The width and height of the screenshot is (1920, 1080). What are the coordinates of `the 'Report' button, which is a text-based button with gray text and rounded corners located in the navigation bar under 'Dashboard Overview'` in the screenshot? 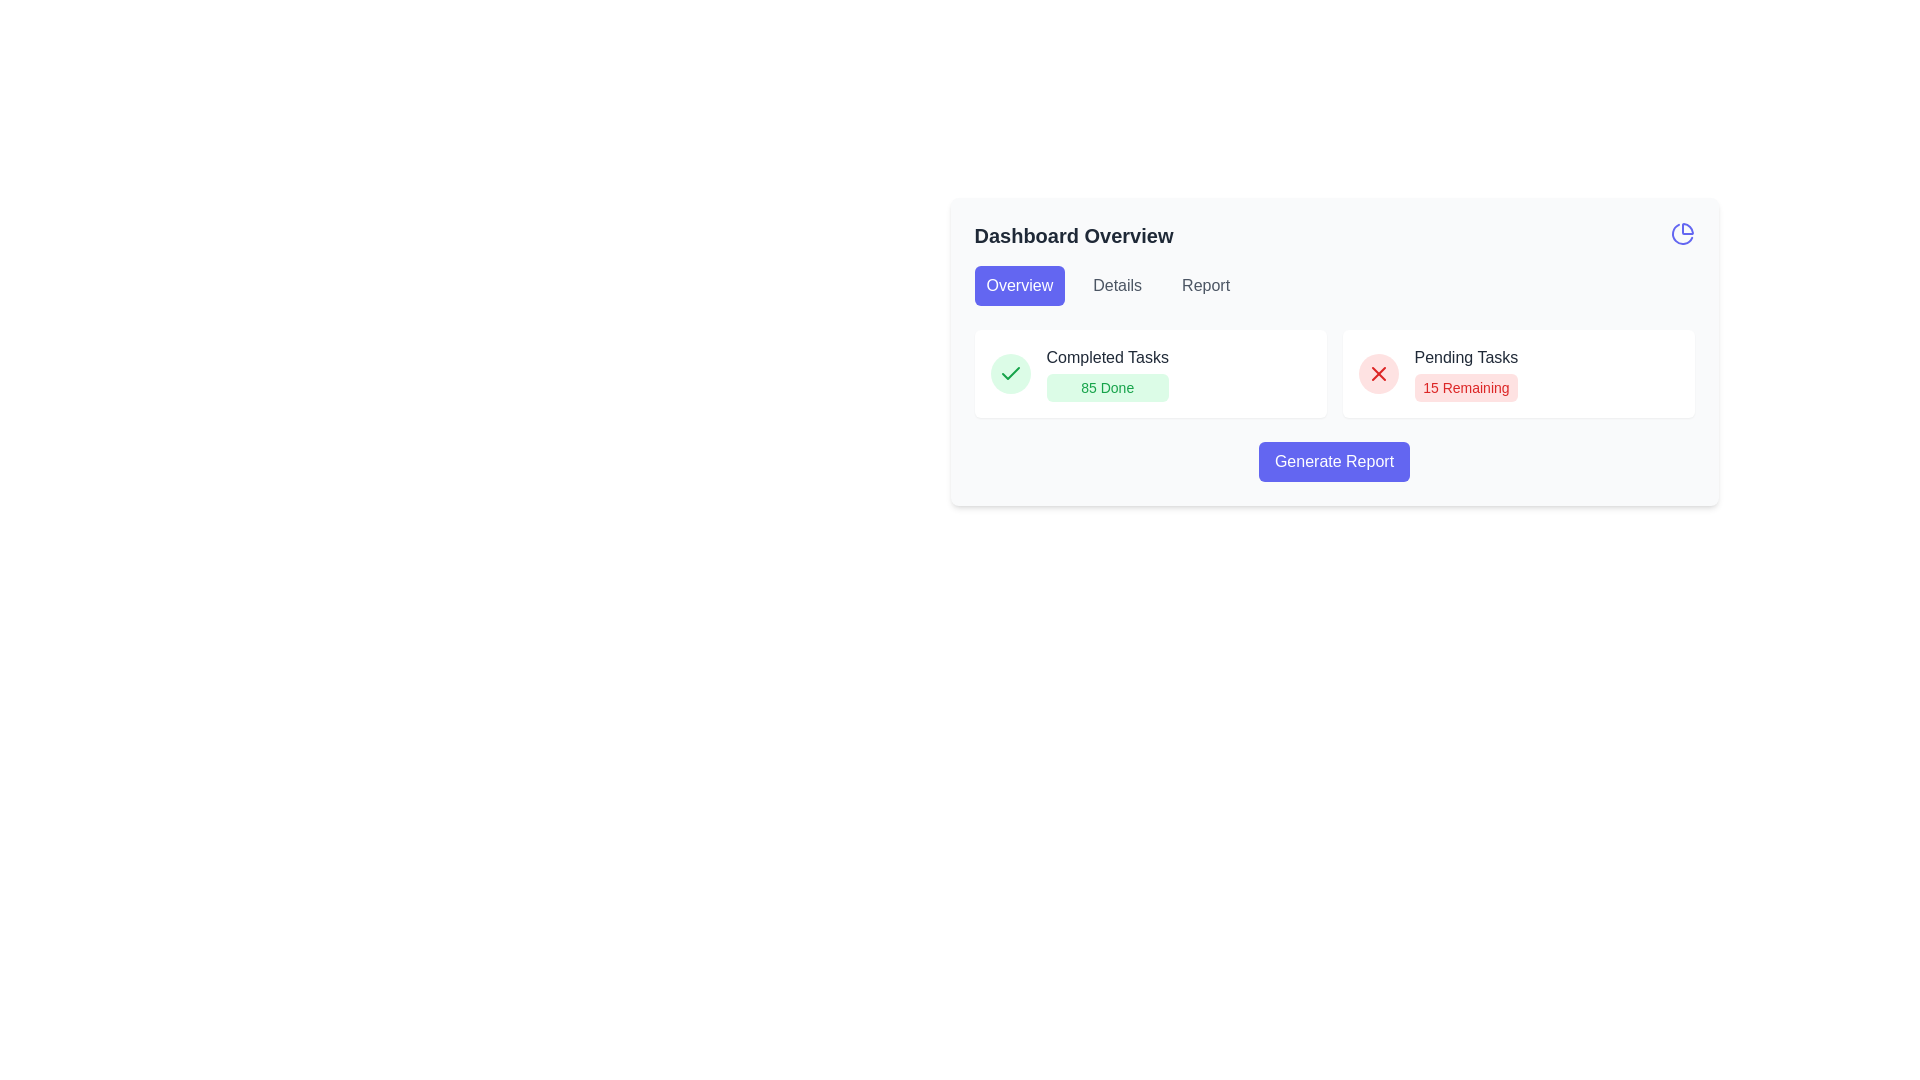 It's located at (1205, 285).